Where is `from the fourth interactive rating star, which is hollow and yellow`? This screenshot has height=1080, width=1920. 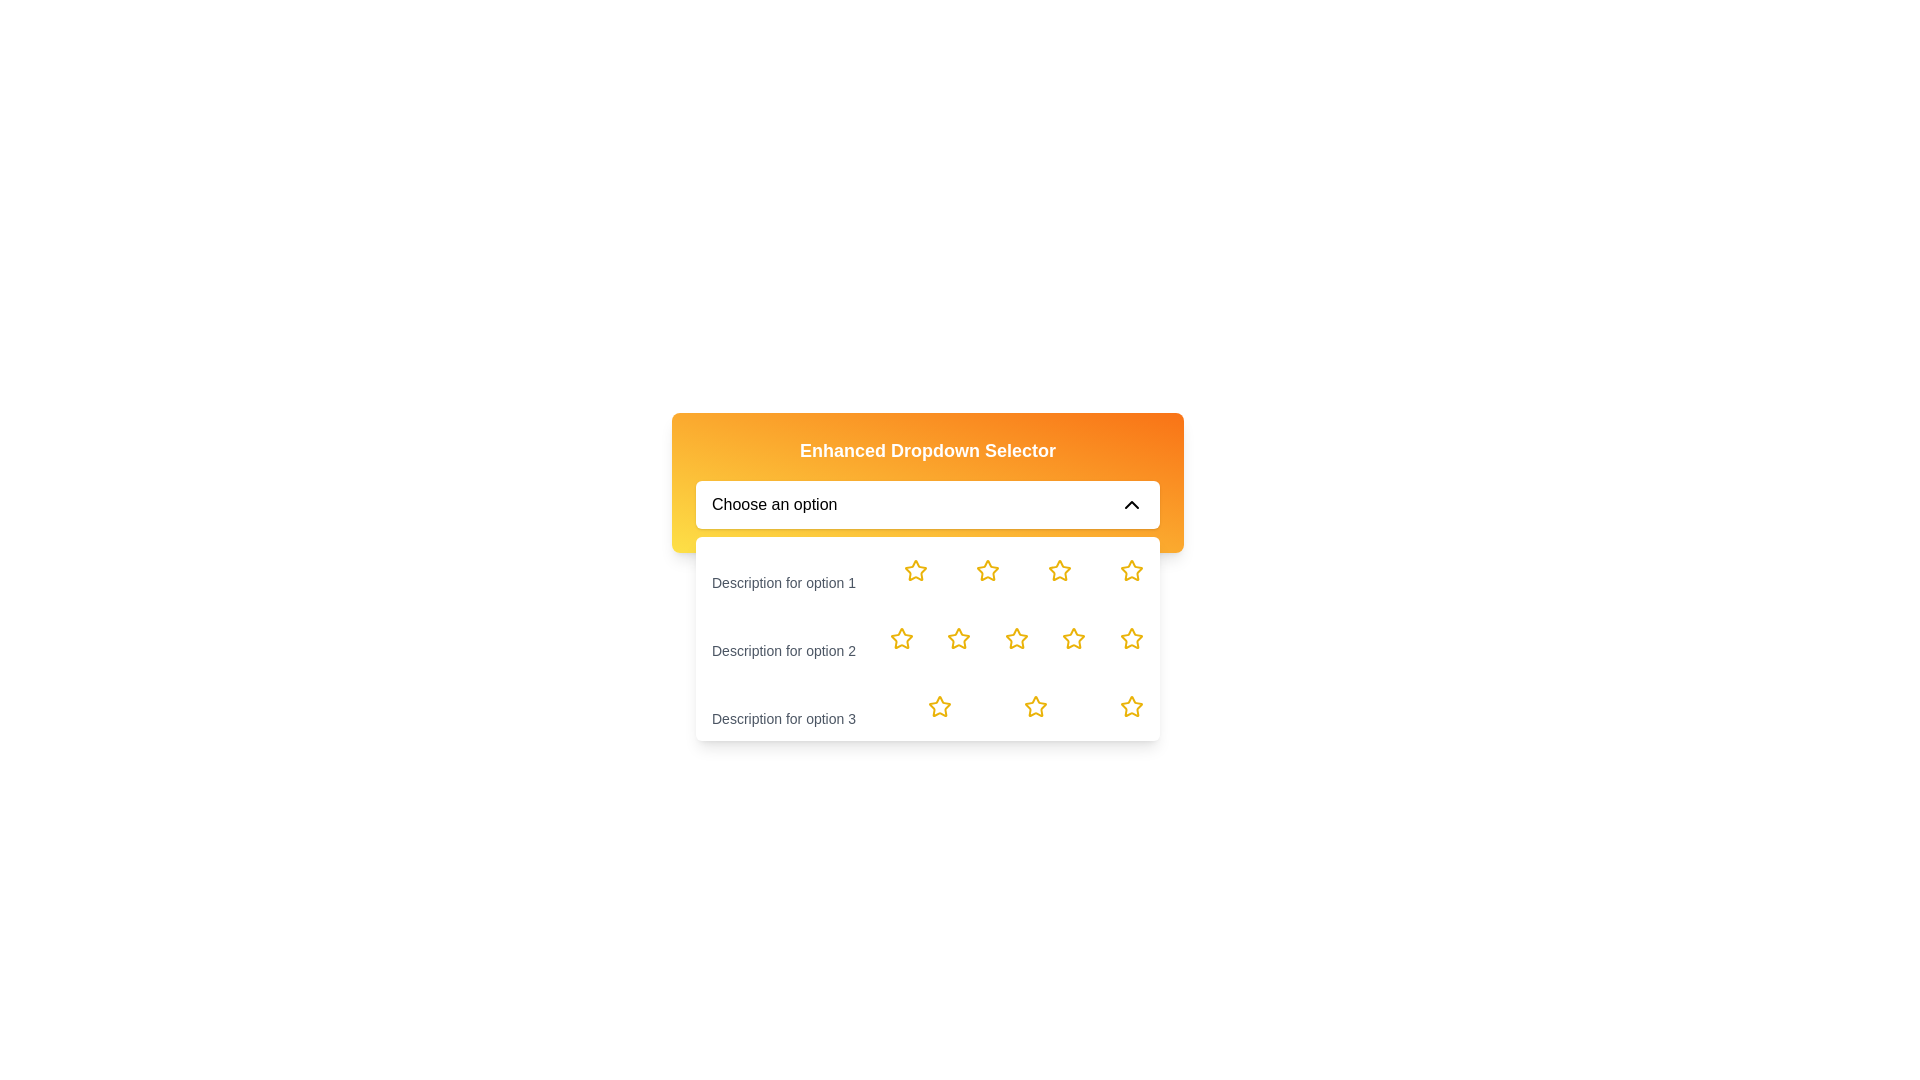 from the fourth interactive rating star, which is hollow and yellow is located at coordinates (1016, 639).